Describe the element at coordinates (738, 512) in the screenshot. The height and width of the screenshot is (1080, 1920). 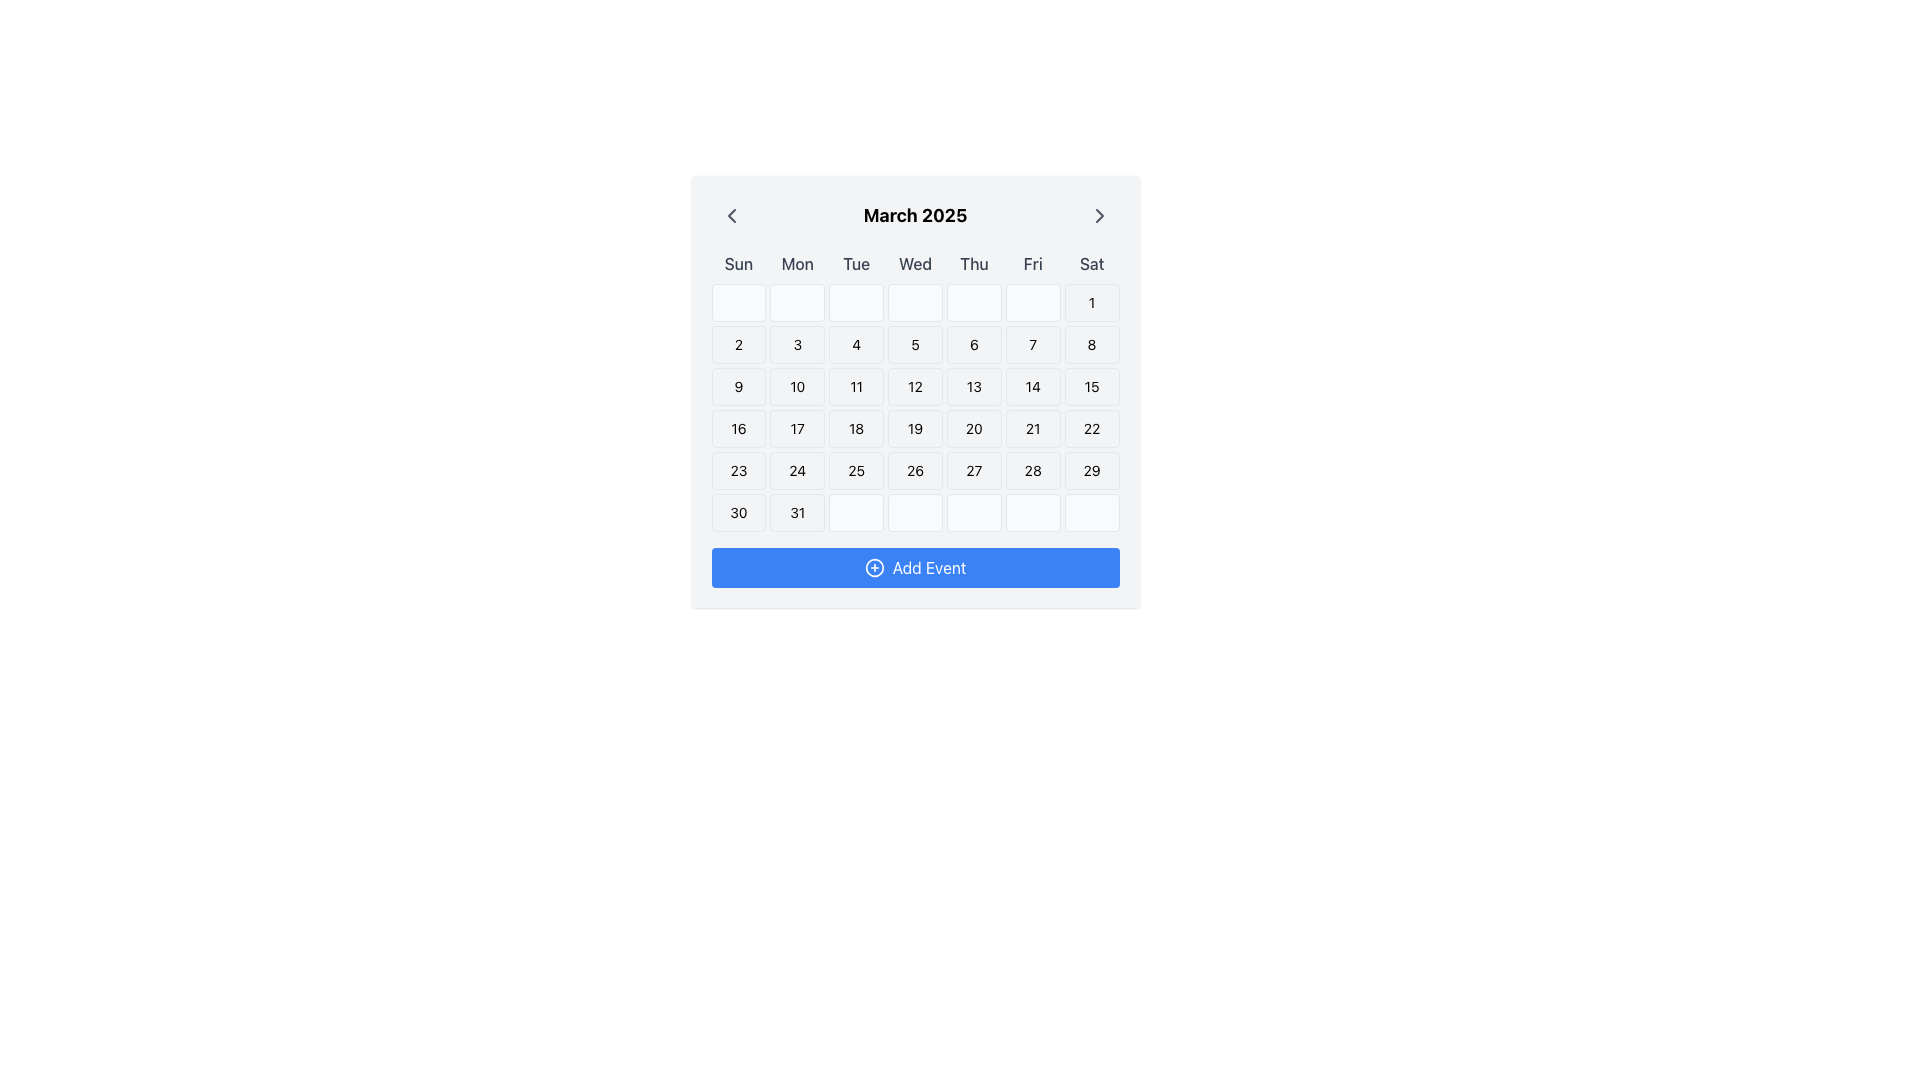
I see `the selectable calendar date cell displaying the number '30', located in the bottom row of the calendar layout` at that location.